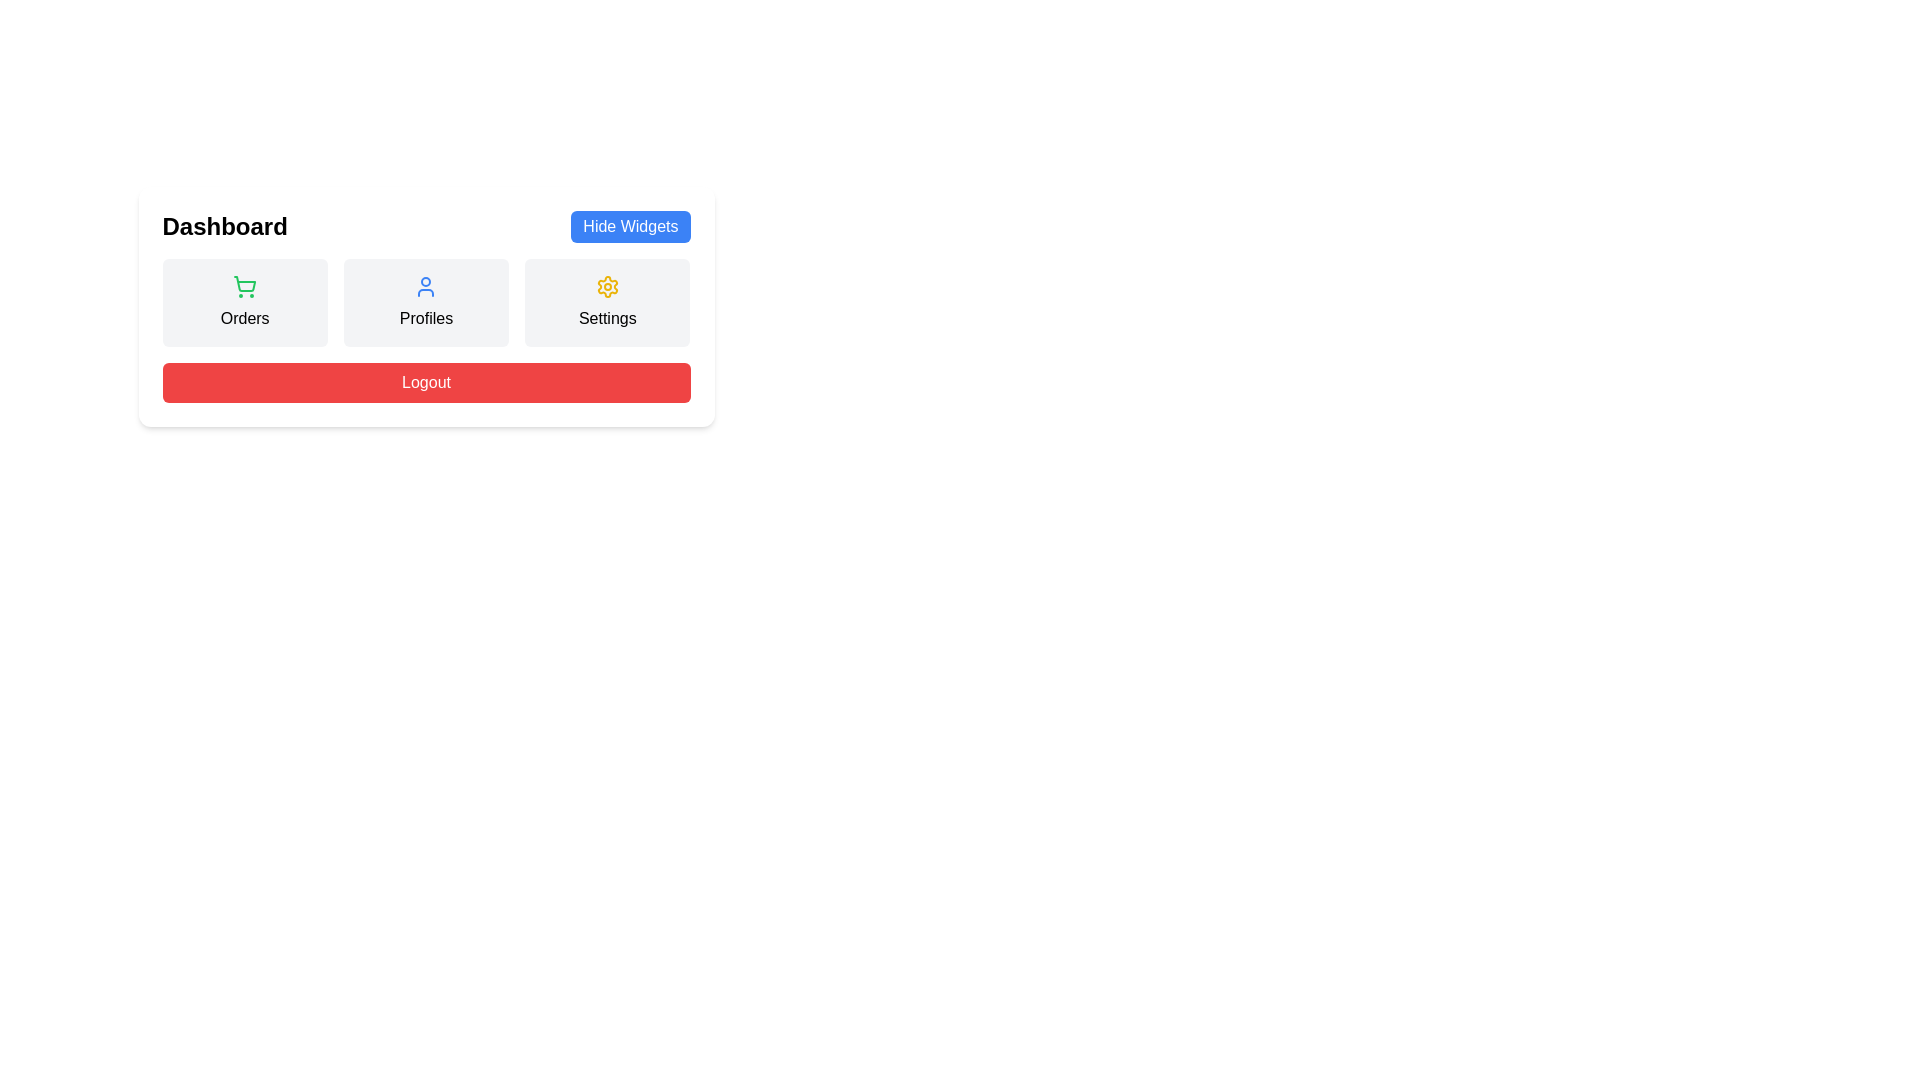 The image size is (1920, 1080). Describe the element at coordinates (244, 303) in the screenshot. I see `the 'Orders' navigational button located at the leftmost position in its row` at that location.